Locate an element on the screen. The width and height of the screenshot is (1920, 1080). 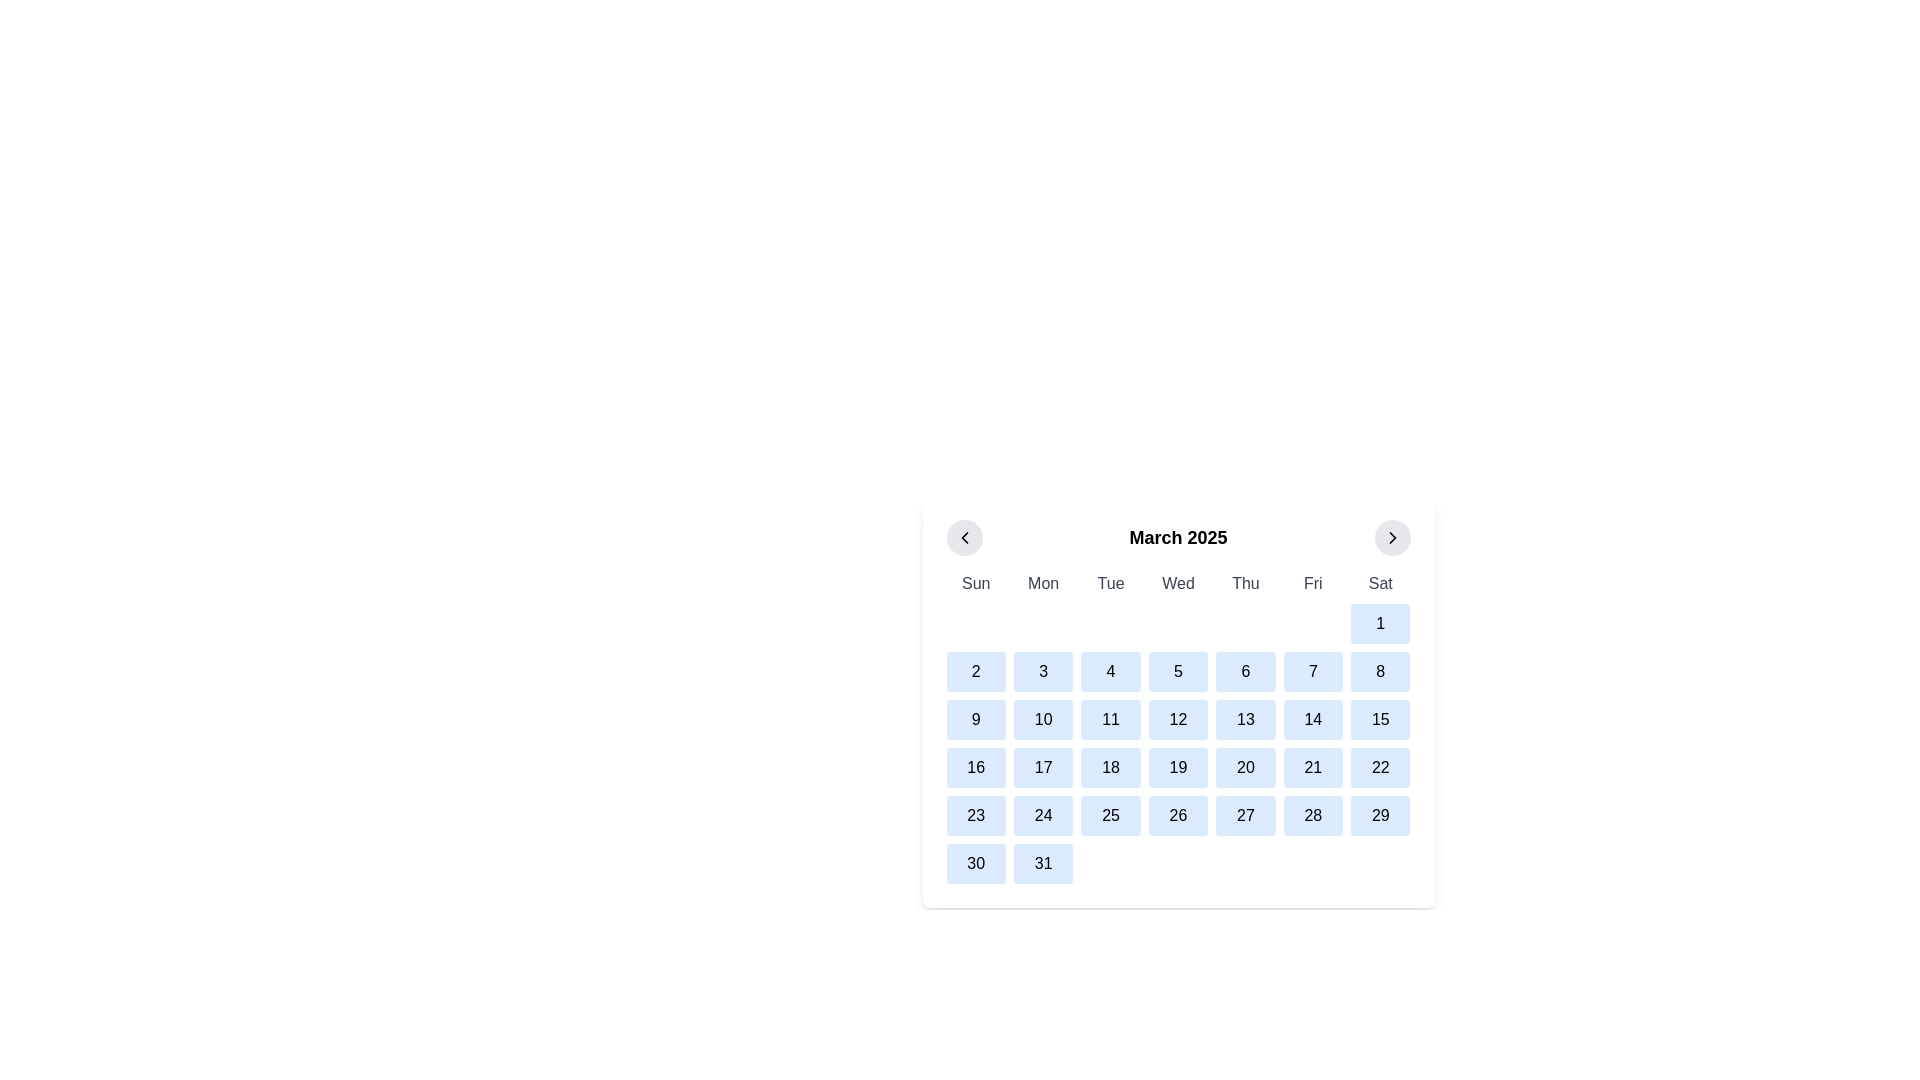
the rounded rectangular button with a light blue background displaying the number '30' in black text, located in the sixth column of the last row of the calendar grid is located at coordinates (976, 863).